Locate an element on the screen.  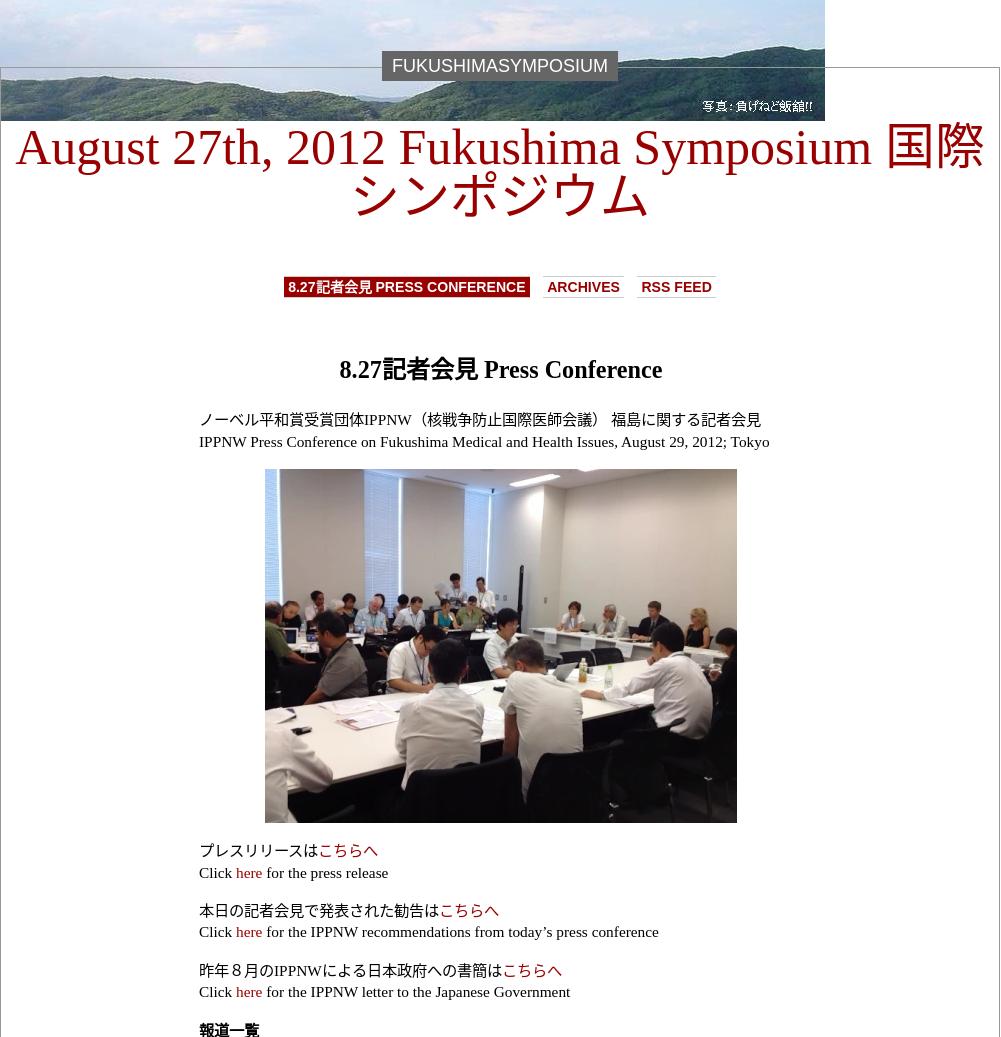
'Archives' is located at coordinates (582, 285).